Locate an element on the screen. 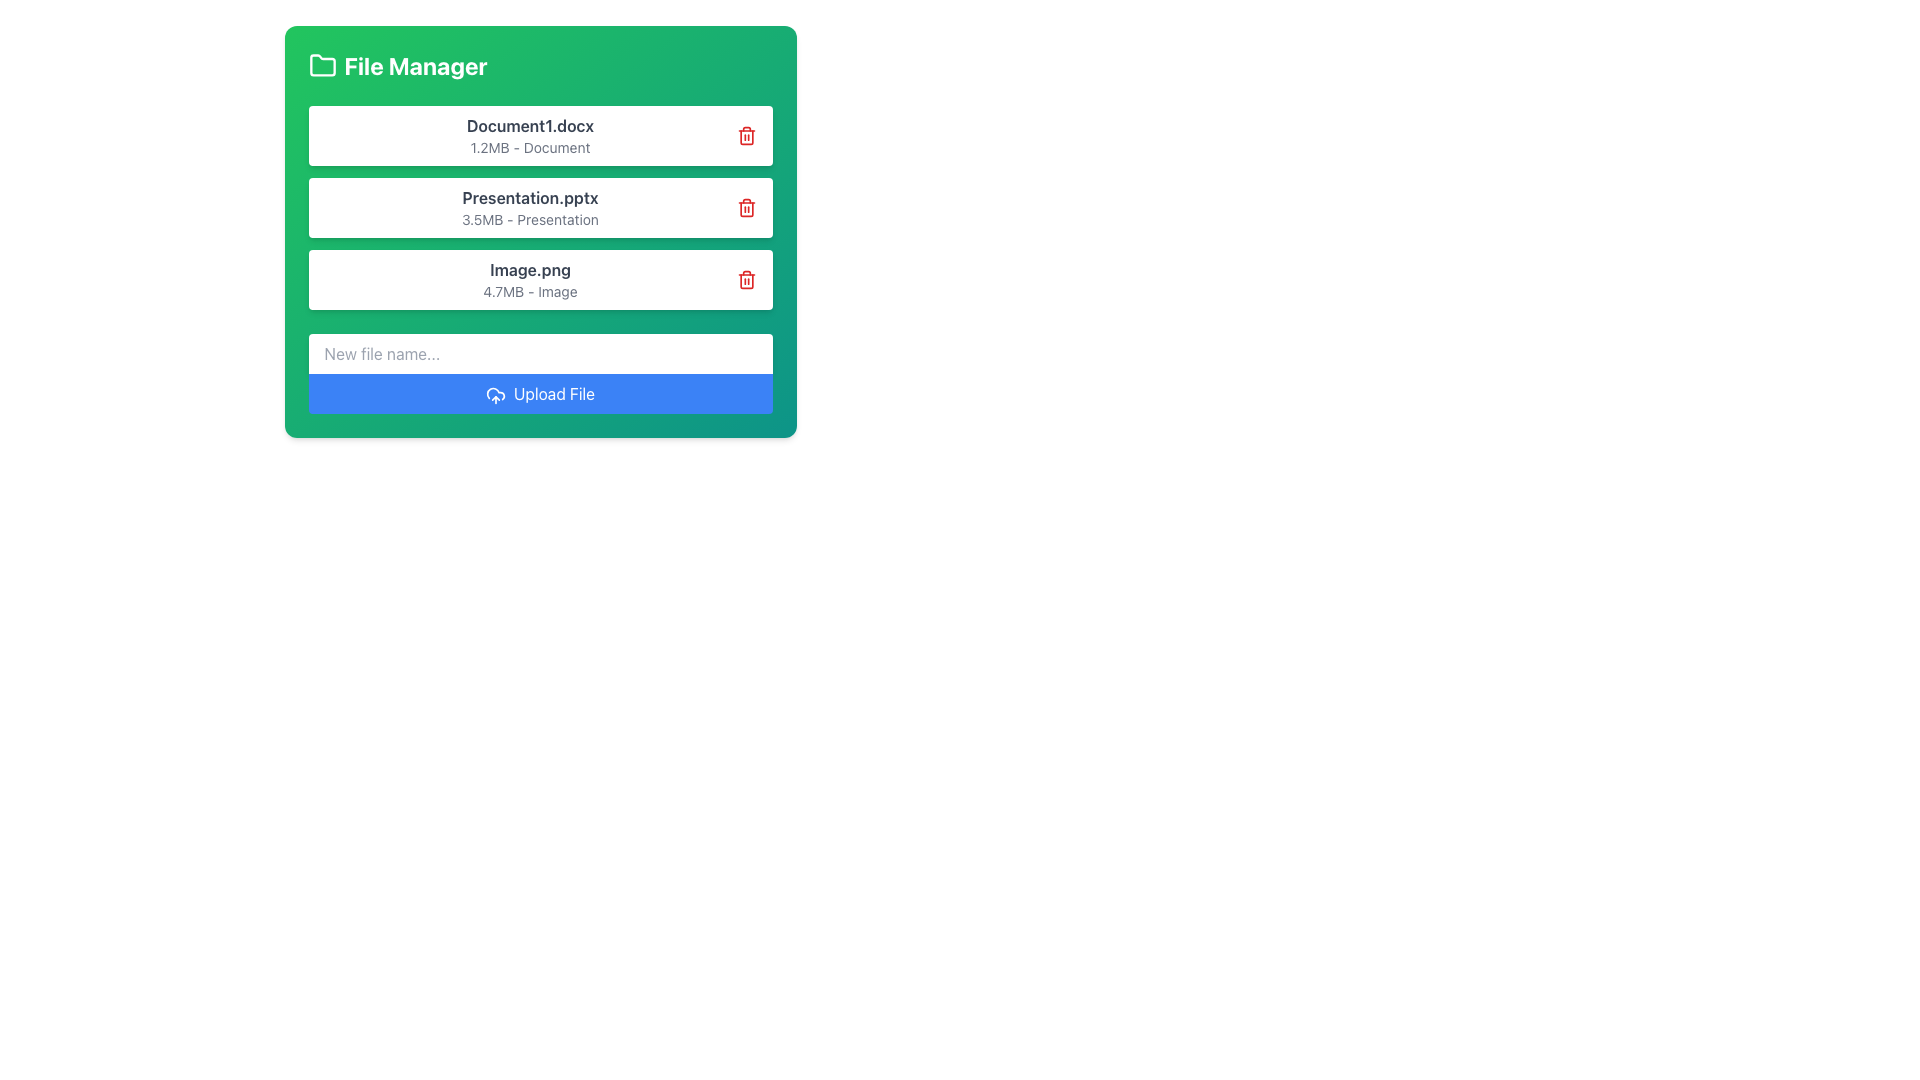 The image size is (1920, 1080). the file list item representing 'Image.png' in the file management interface, which includes a delete option via a red trash can icon is located at coordinates (540, 280).